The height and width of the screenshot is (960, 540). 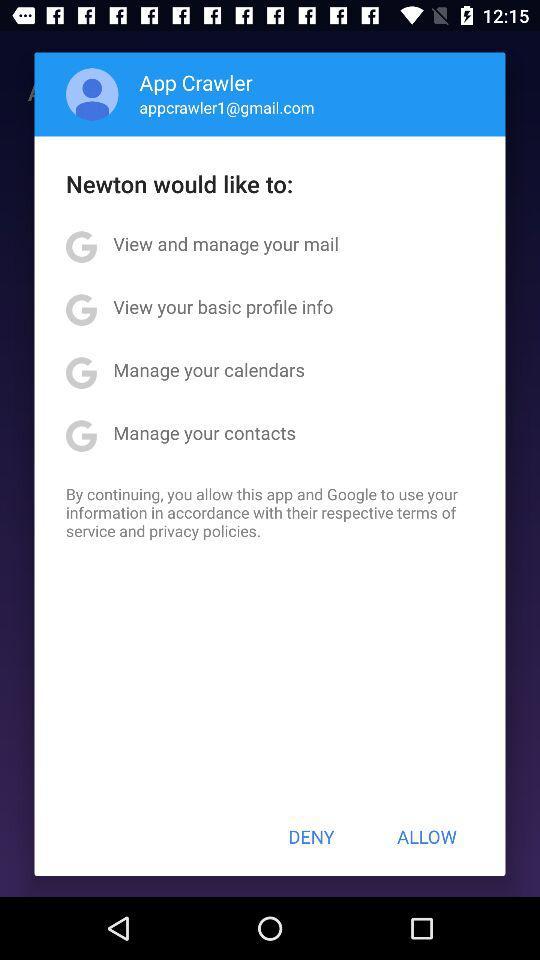 What do you see at coordinates (196, 82) in the screenshot?
I see `app crawler app` at bounding box center [196, 82].